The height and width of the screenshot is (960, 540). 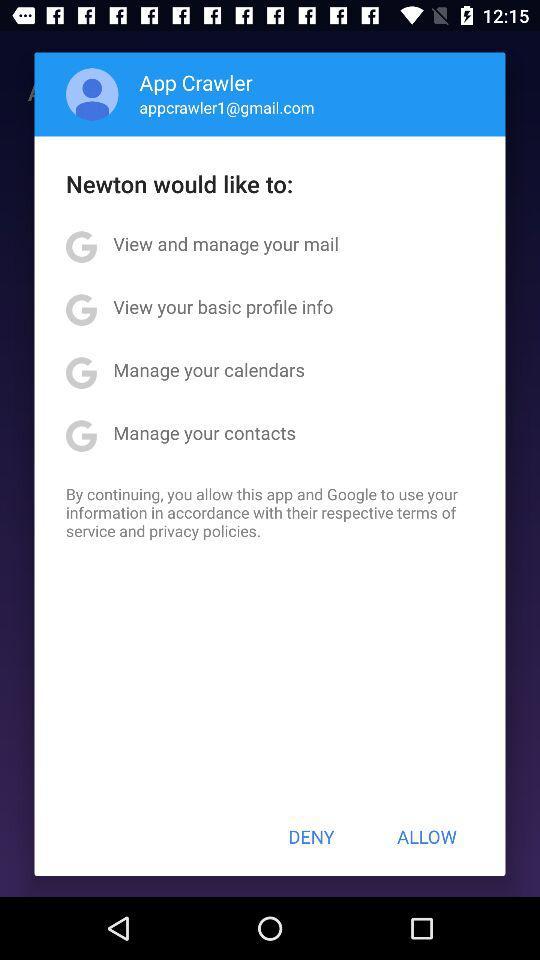 What do you see at coordinates (196, 82) in the screenshot?
I see `app crawler app` at bounding box center [196, 82].